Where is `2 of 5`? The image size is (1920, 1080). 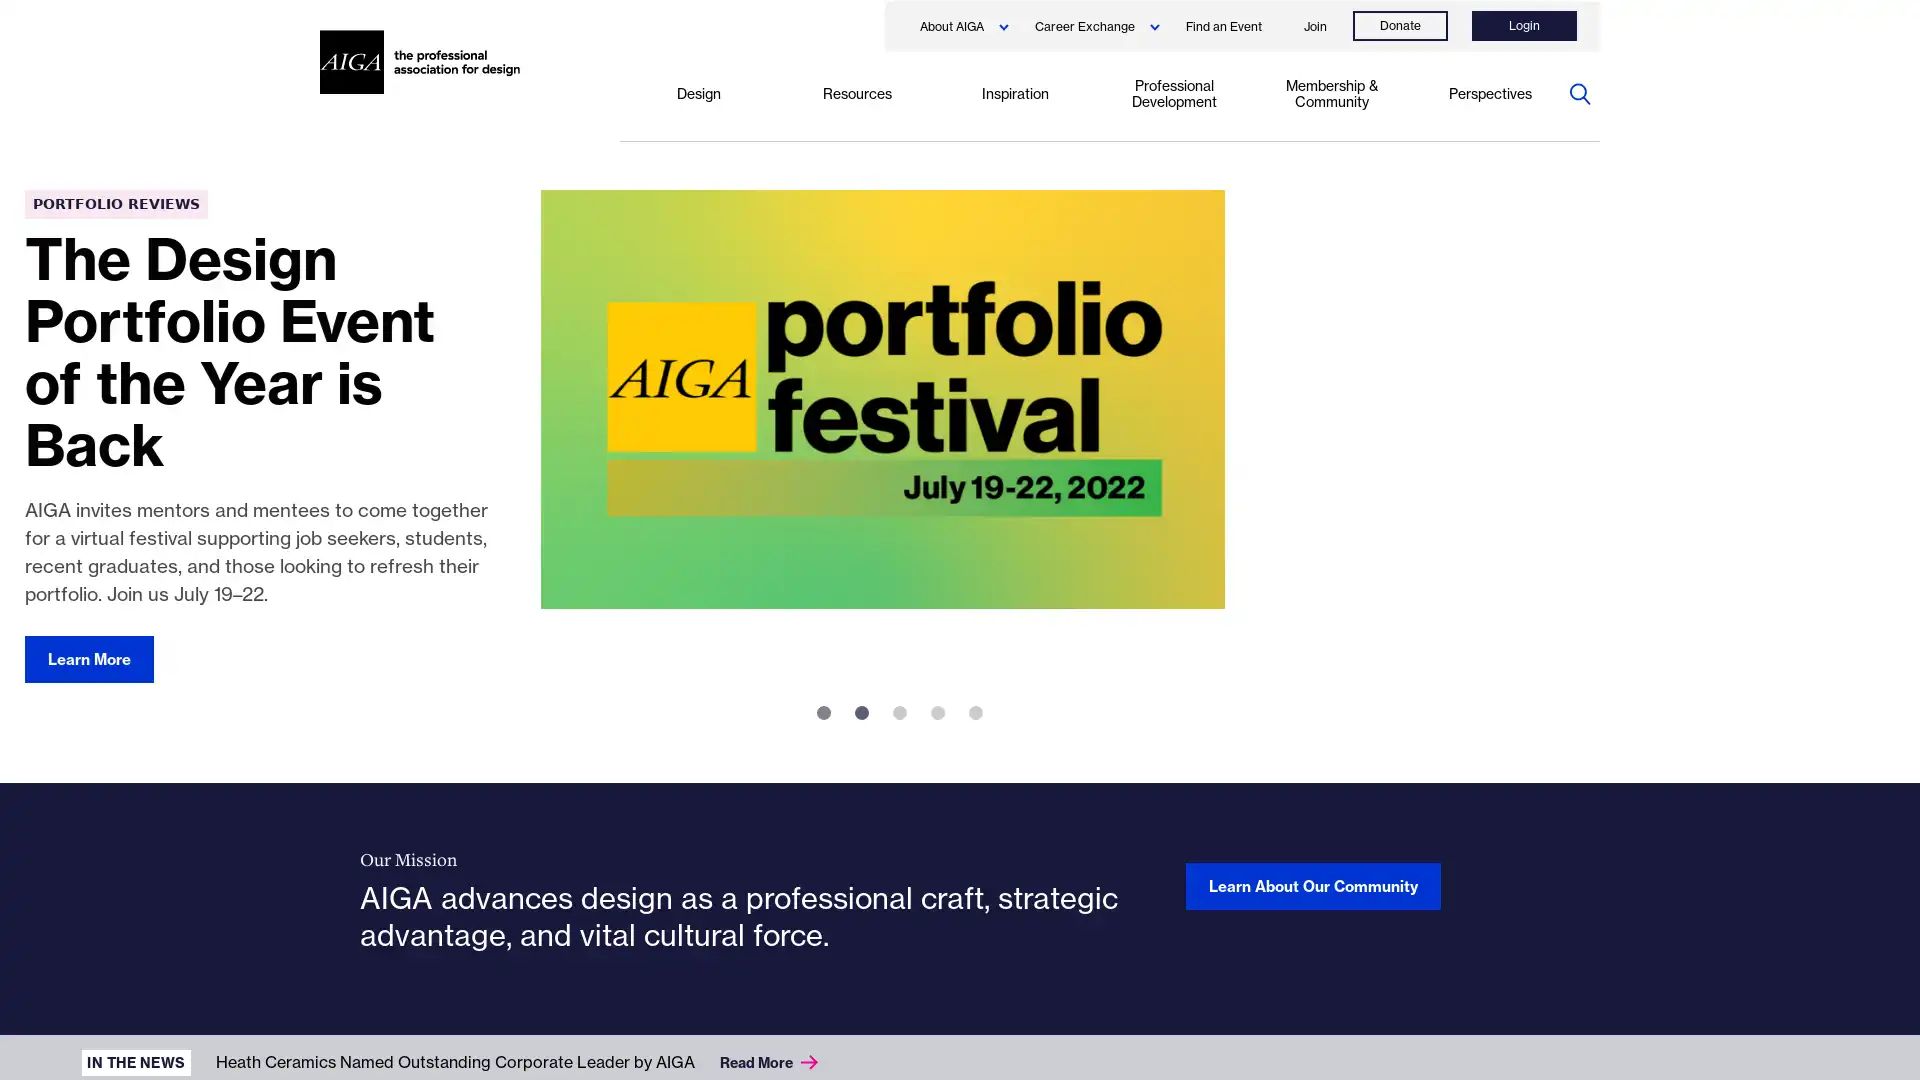 2 of 5 is located at coordinates (862, 712).